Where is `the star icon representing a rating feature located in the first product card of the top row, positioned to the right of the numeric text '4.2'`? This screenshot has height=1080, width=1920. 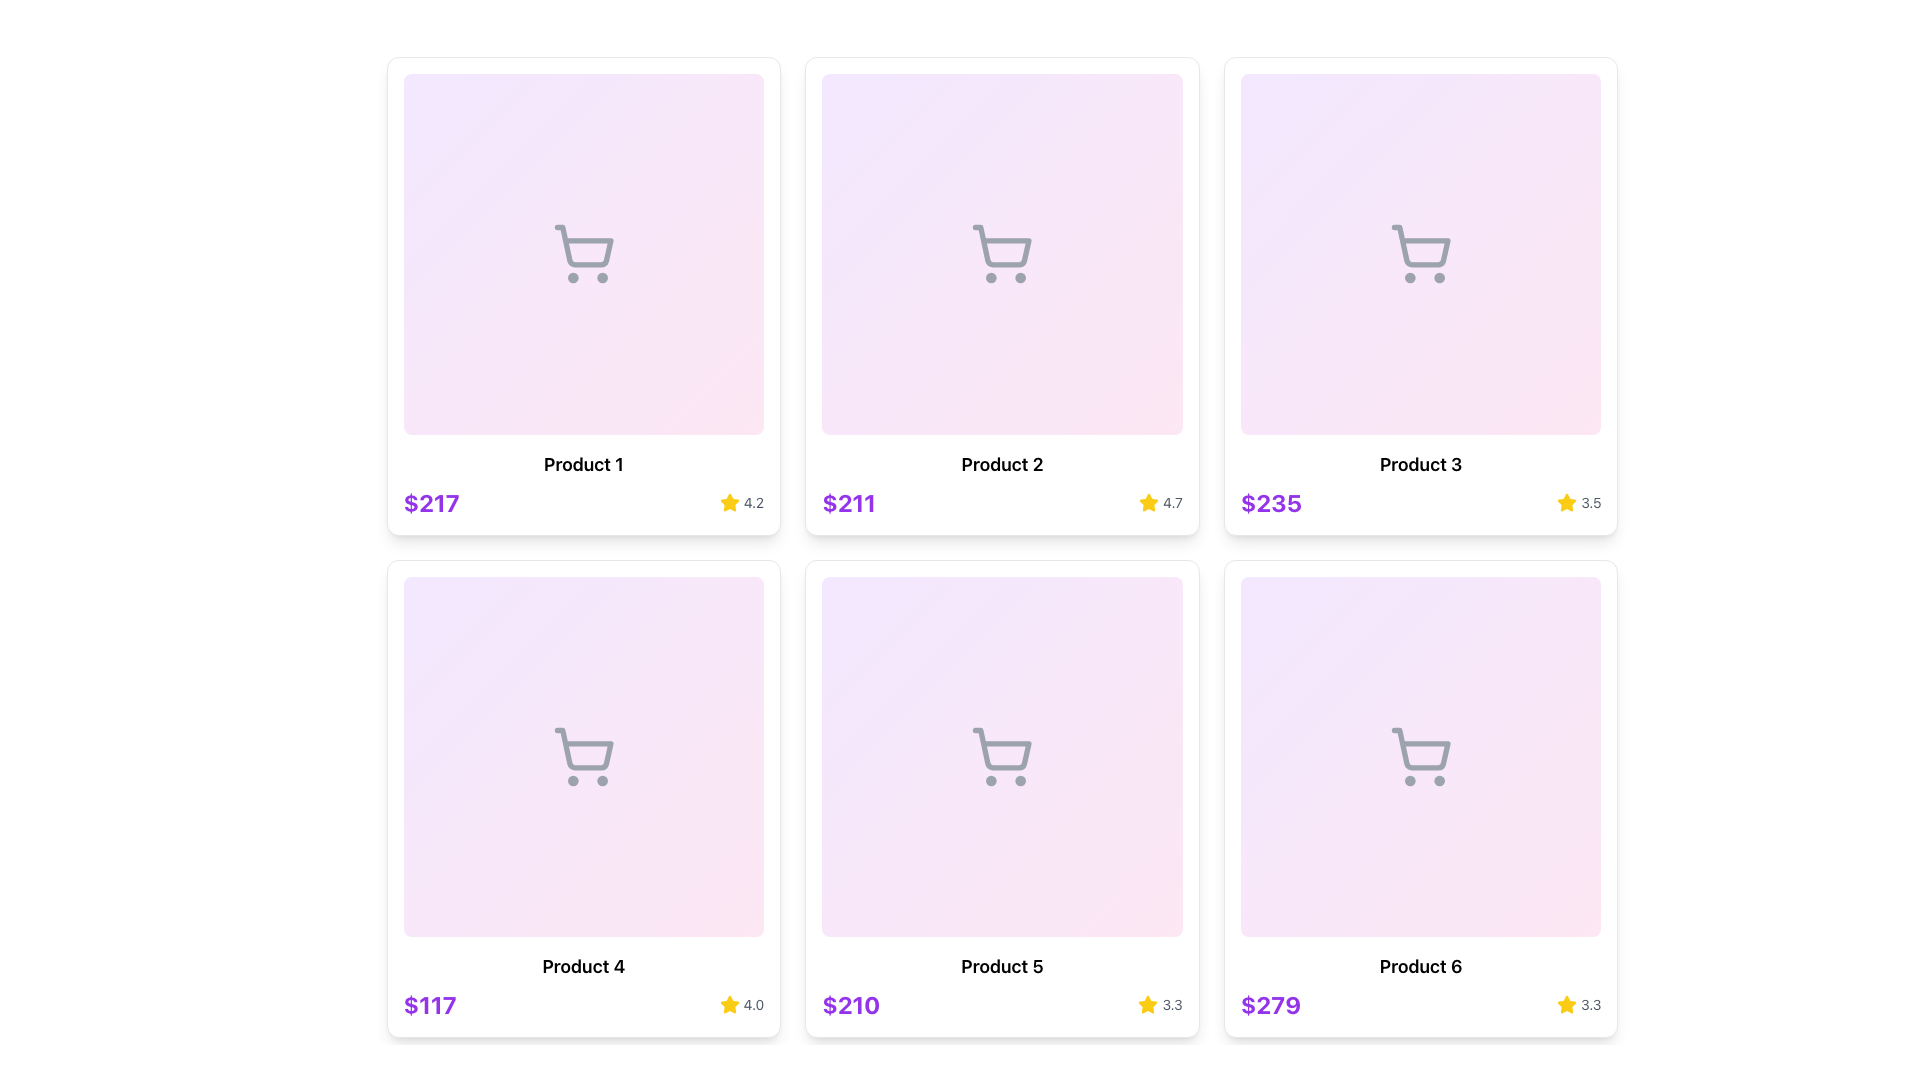
the star icon representing a rating feature located in the first product card of the top row, positioned to the right of the numeric text '4.2' is located at coordinates (728, 501).